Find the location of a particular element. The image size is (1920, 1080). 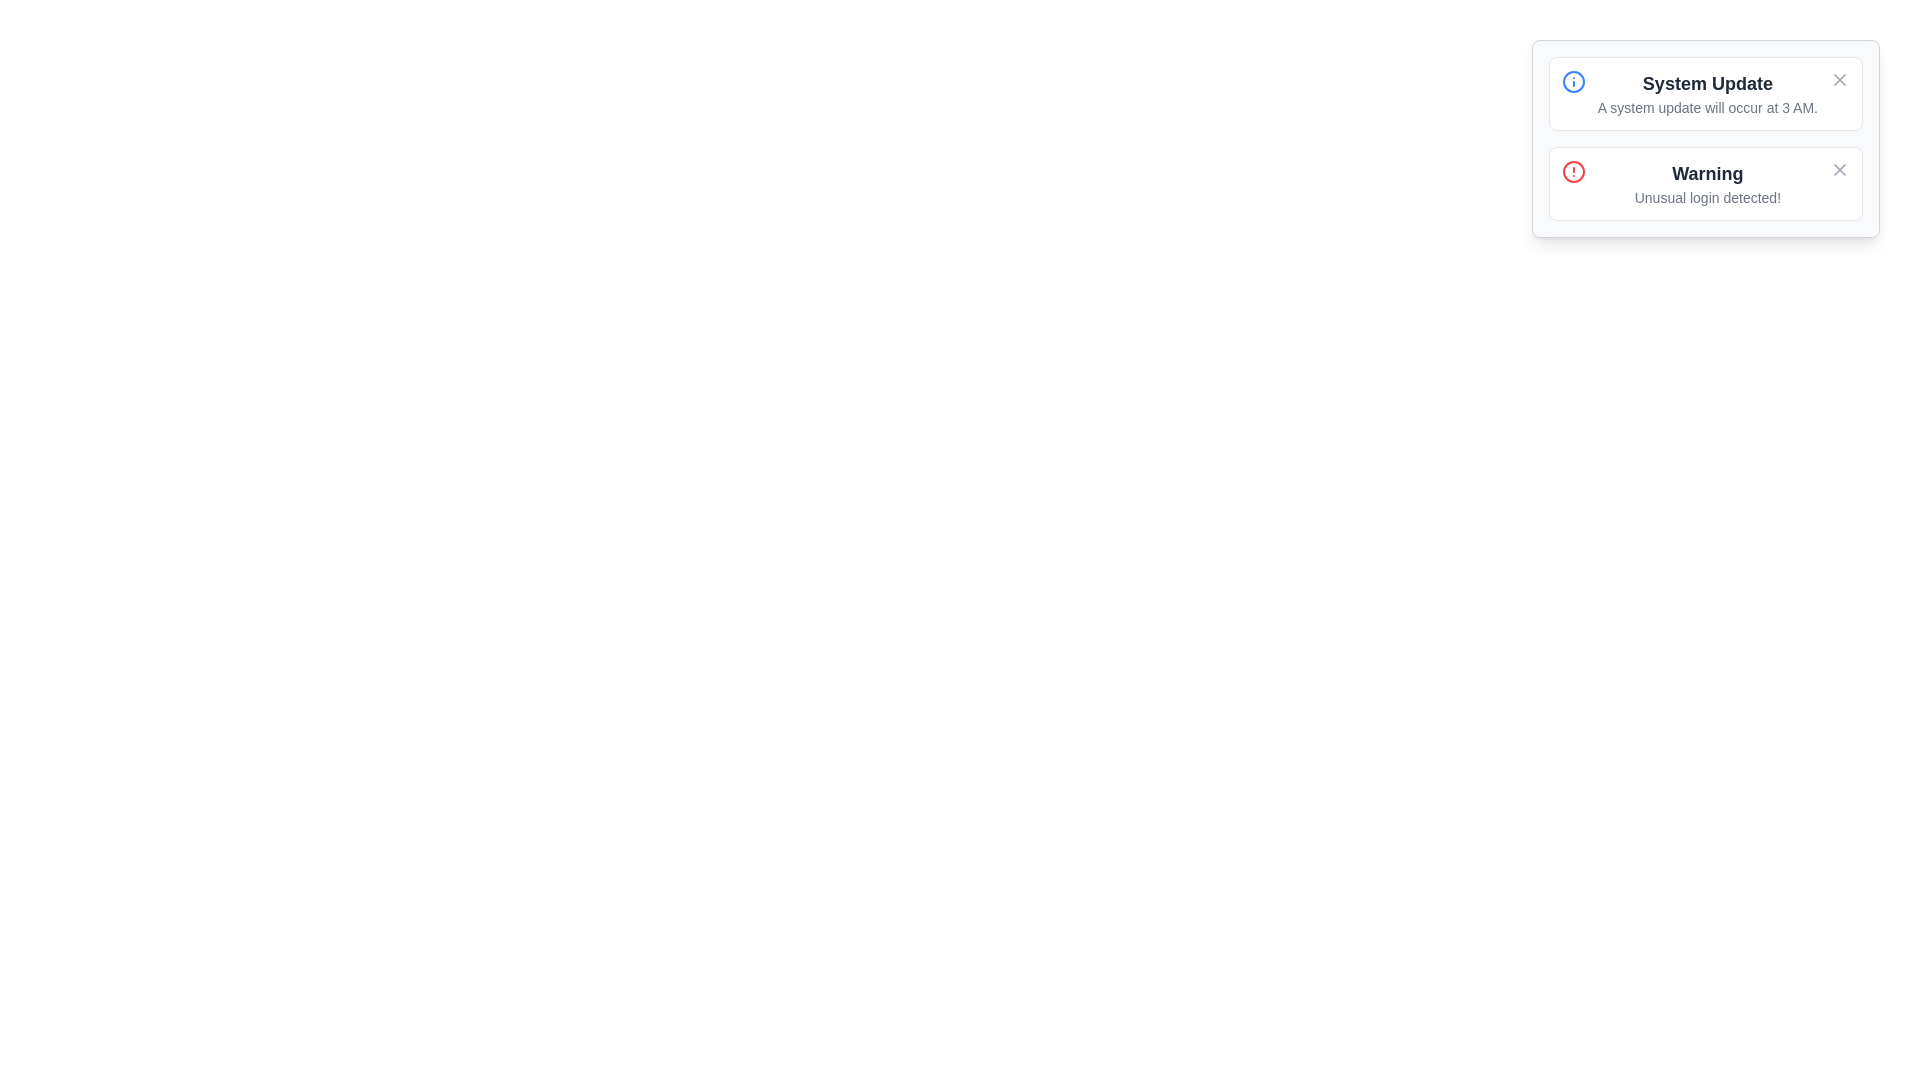

the information notification icon located to the left of the 'System Update' text in the notification element is located at coordinates (1572, 80).